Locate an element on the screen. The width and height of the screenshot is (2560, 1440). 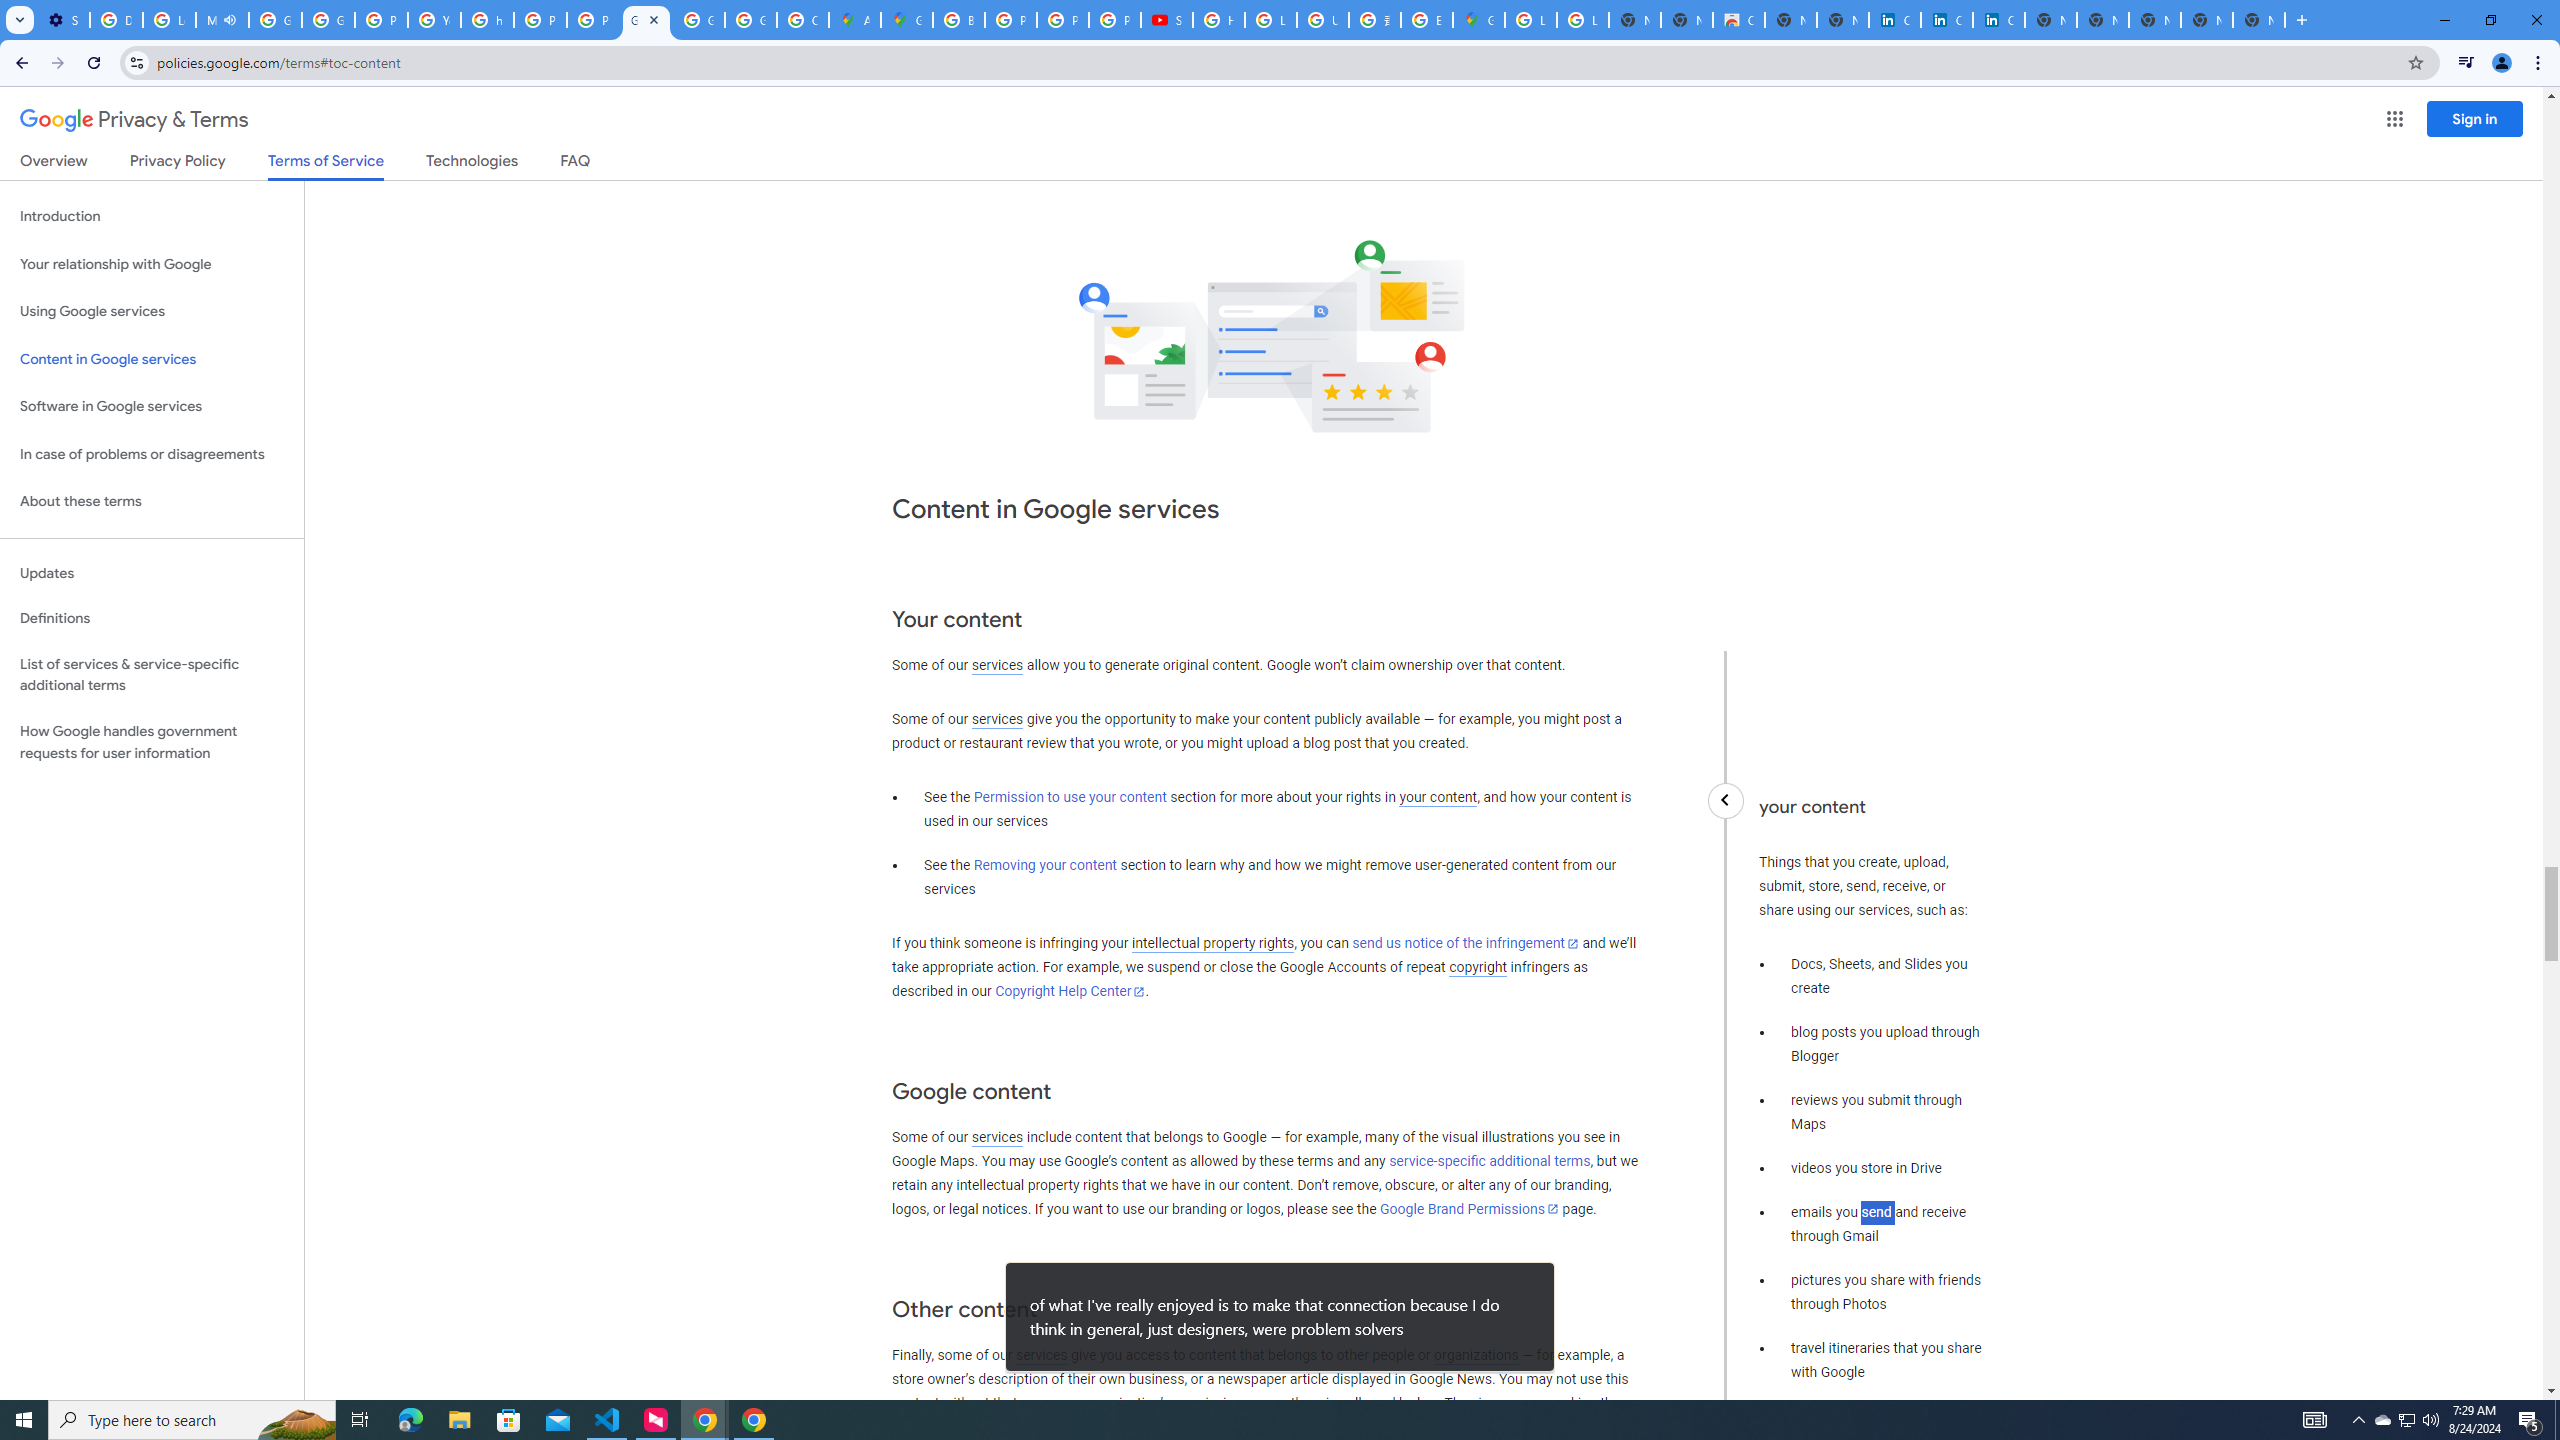
'Learn how to find your photos - Google Photos Help' is located at coordinates (167, 19).